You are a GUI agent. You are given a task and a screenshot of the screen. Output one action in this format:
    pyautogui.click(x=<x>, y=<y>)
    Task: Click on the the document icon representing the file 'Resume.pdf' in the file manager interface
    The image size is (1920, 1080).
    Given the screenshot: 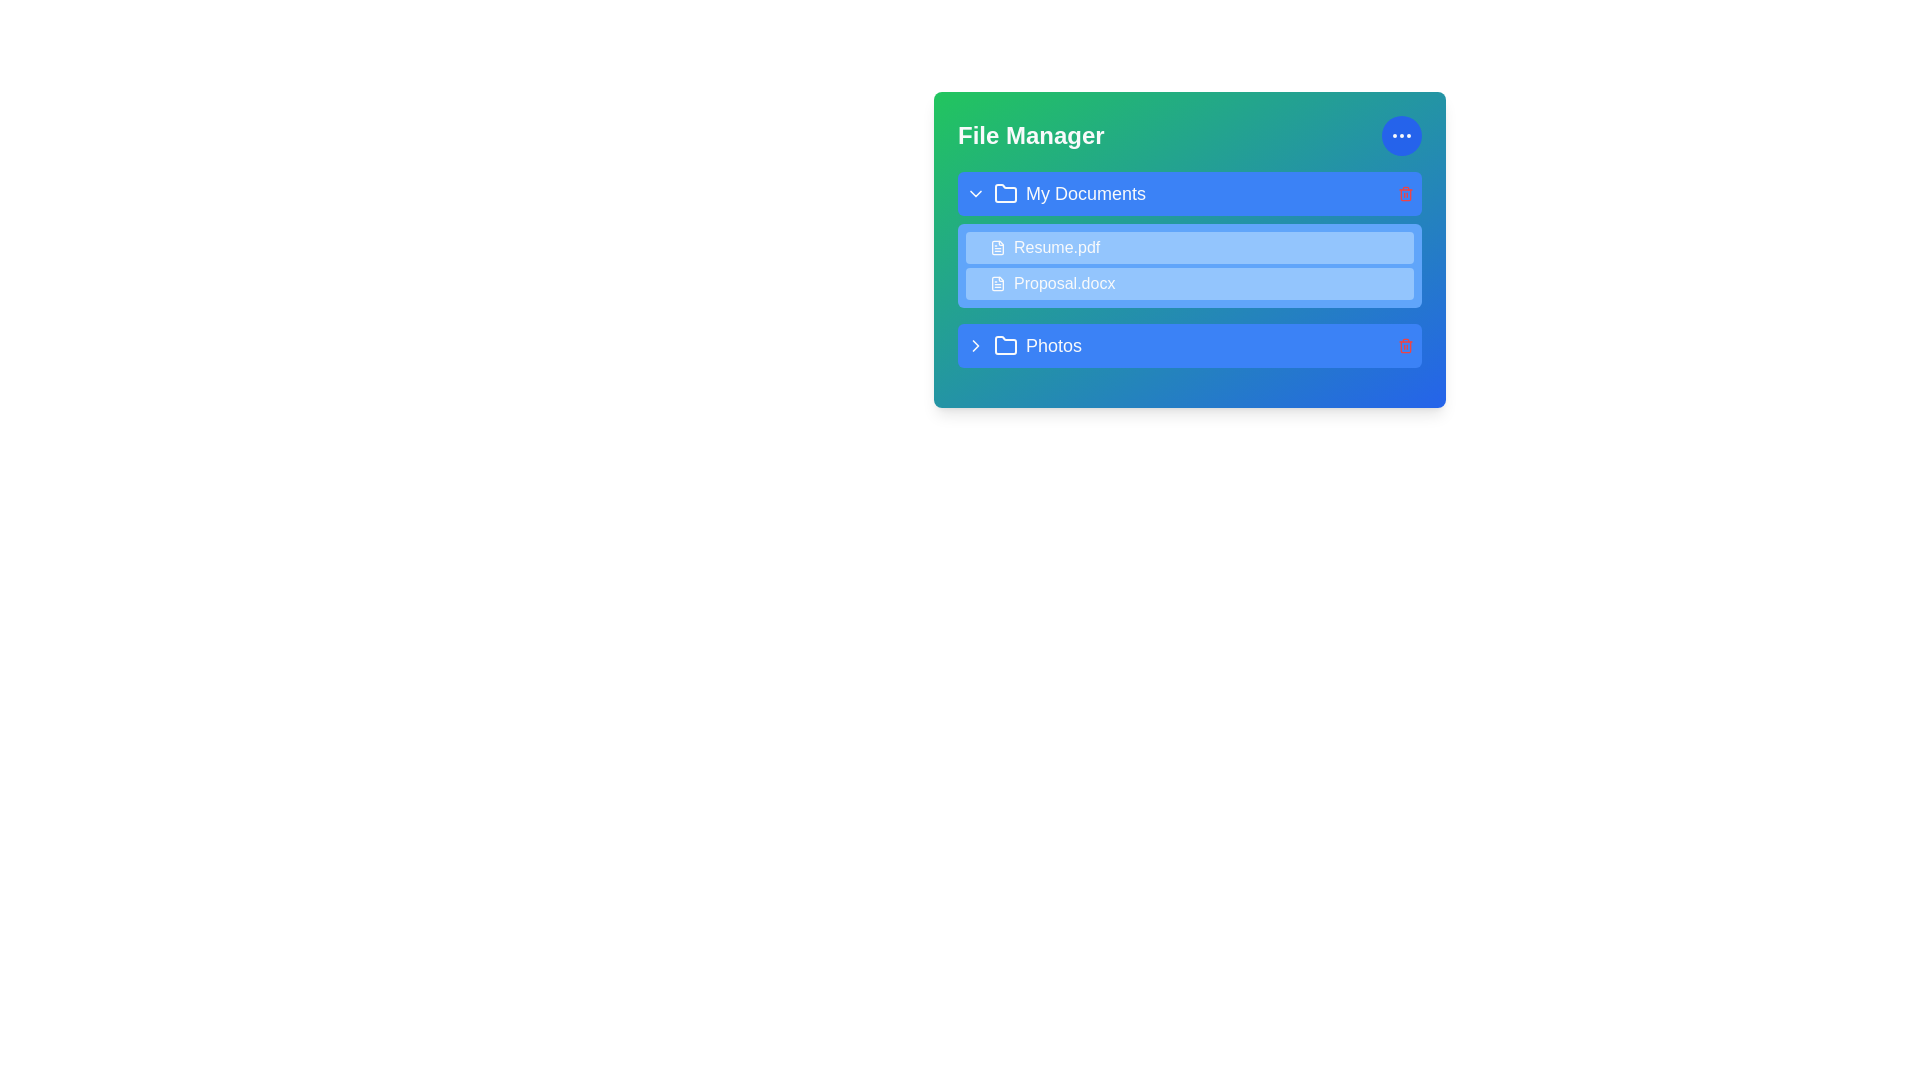 What is the action you would take?
    pyautogui.click(x=998, y=246)
    